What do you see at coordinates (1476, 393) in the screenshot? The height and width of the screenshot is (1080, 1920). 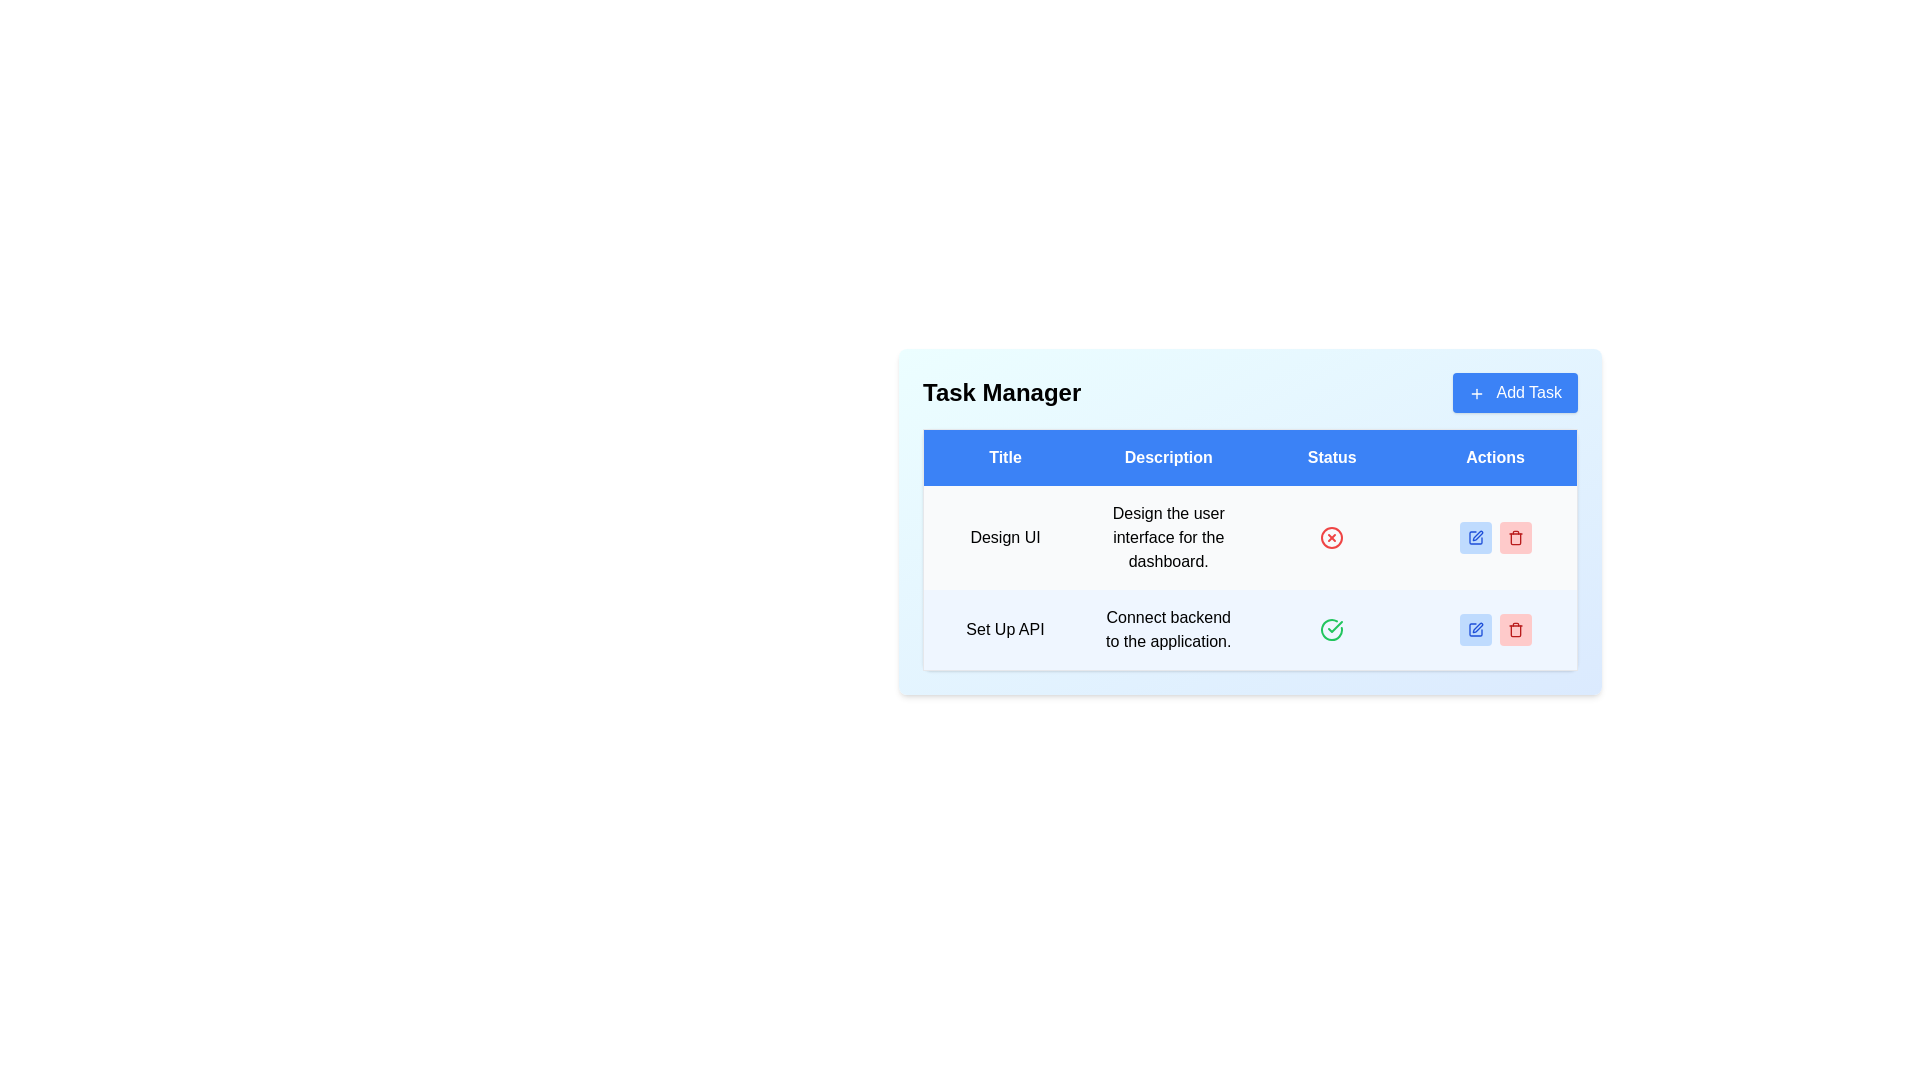 I see `the icon indicating the addition of a new task, which is located to the left of the 'Add Task' text on the button in the top-right corner of the application panel` at bounding box center [1476, 393].